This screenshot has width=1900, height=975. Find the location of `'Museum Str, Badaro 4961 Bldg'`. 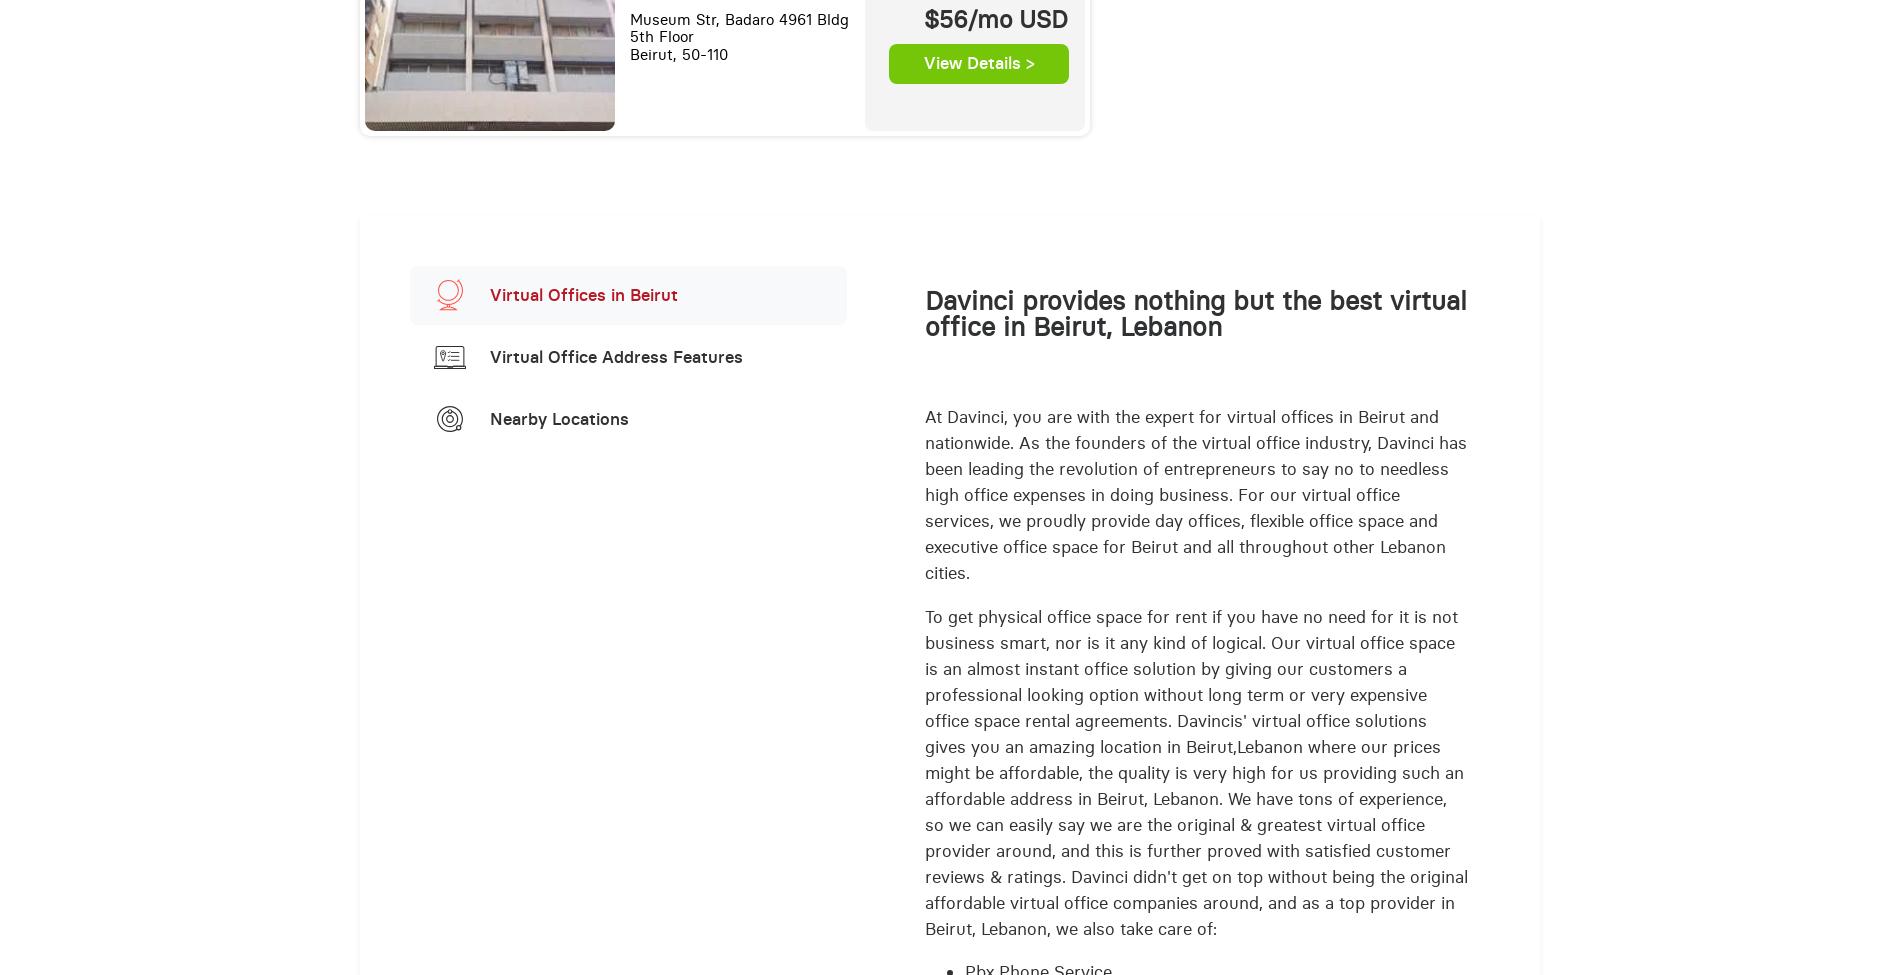

'Museum Str, Badaro 4961 Bldg' is located at coordinates (737, 19).